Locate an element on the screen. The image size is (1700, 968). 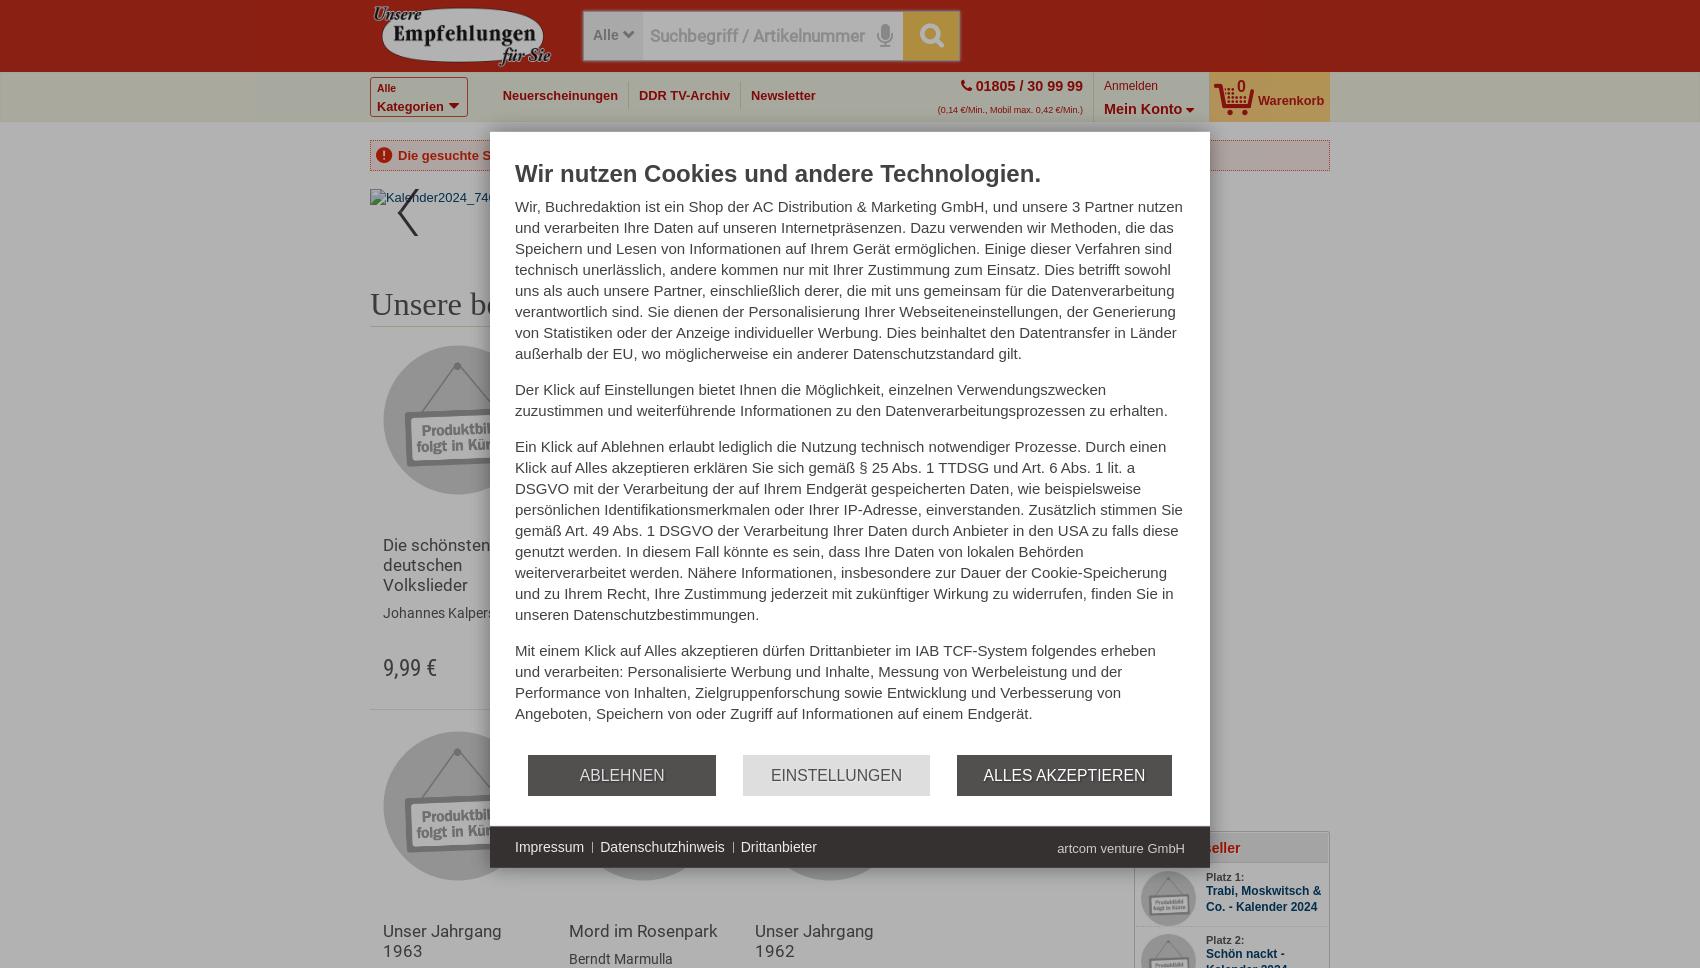
'Exklusiv' is located at coordinates (604, 345).